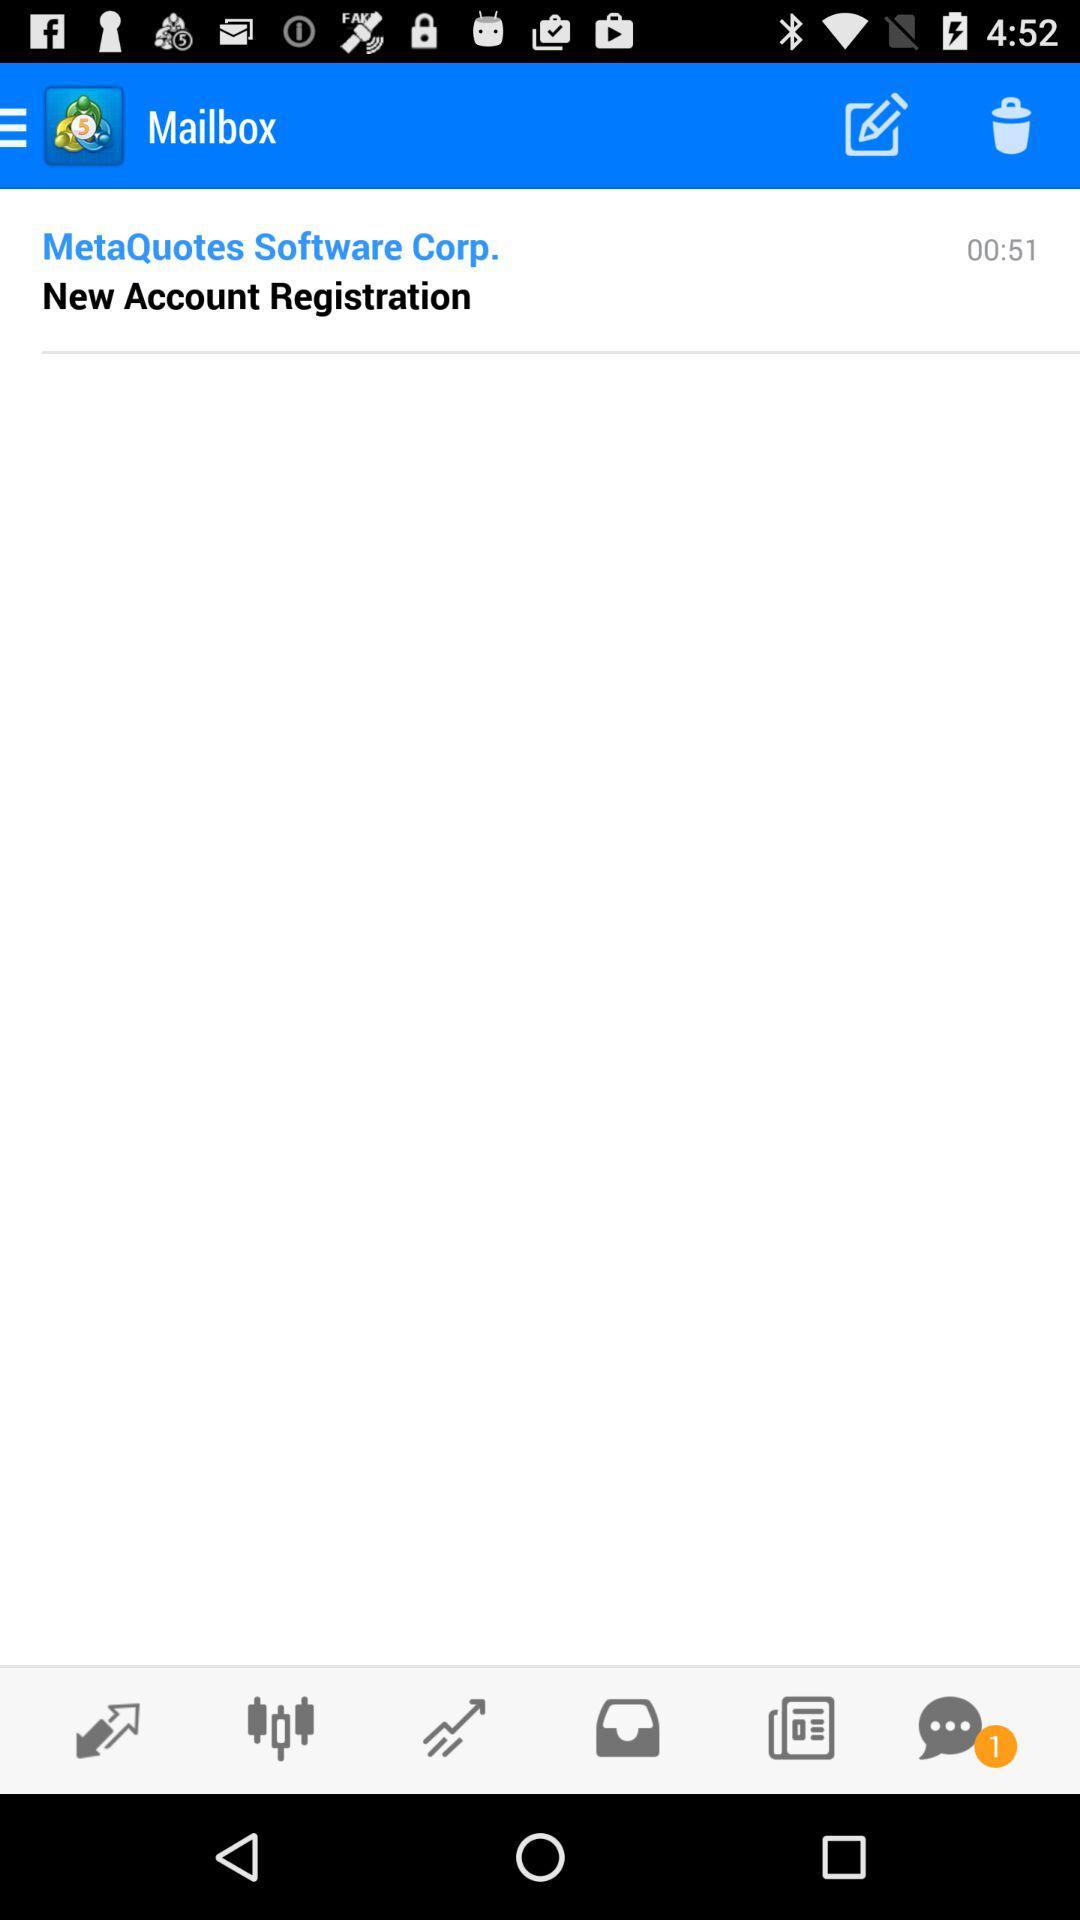 This screenshot has width=1080, height=1920. What do you see at coordinates (949, 1727) in the screenshot?
I see `open messages` at bounding box center [949, 1727].